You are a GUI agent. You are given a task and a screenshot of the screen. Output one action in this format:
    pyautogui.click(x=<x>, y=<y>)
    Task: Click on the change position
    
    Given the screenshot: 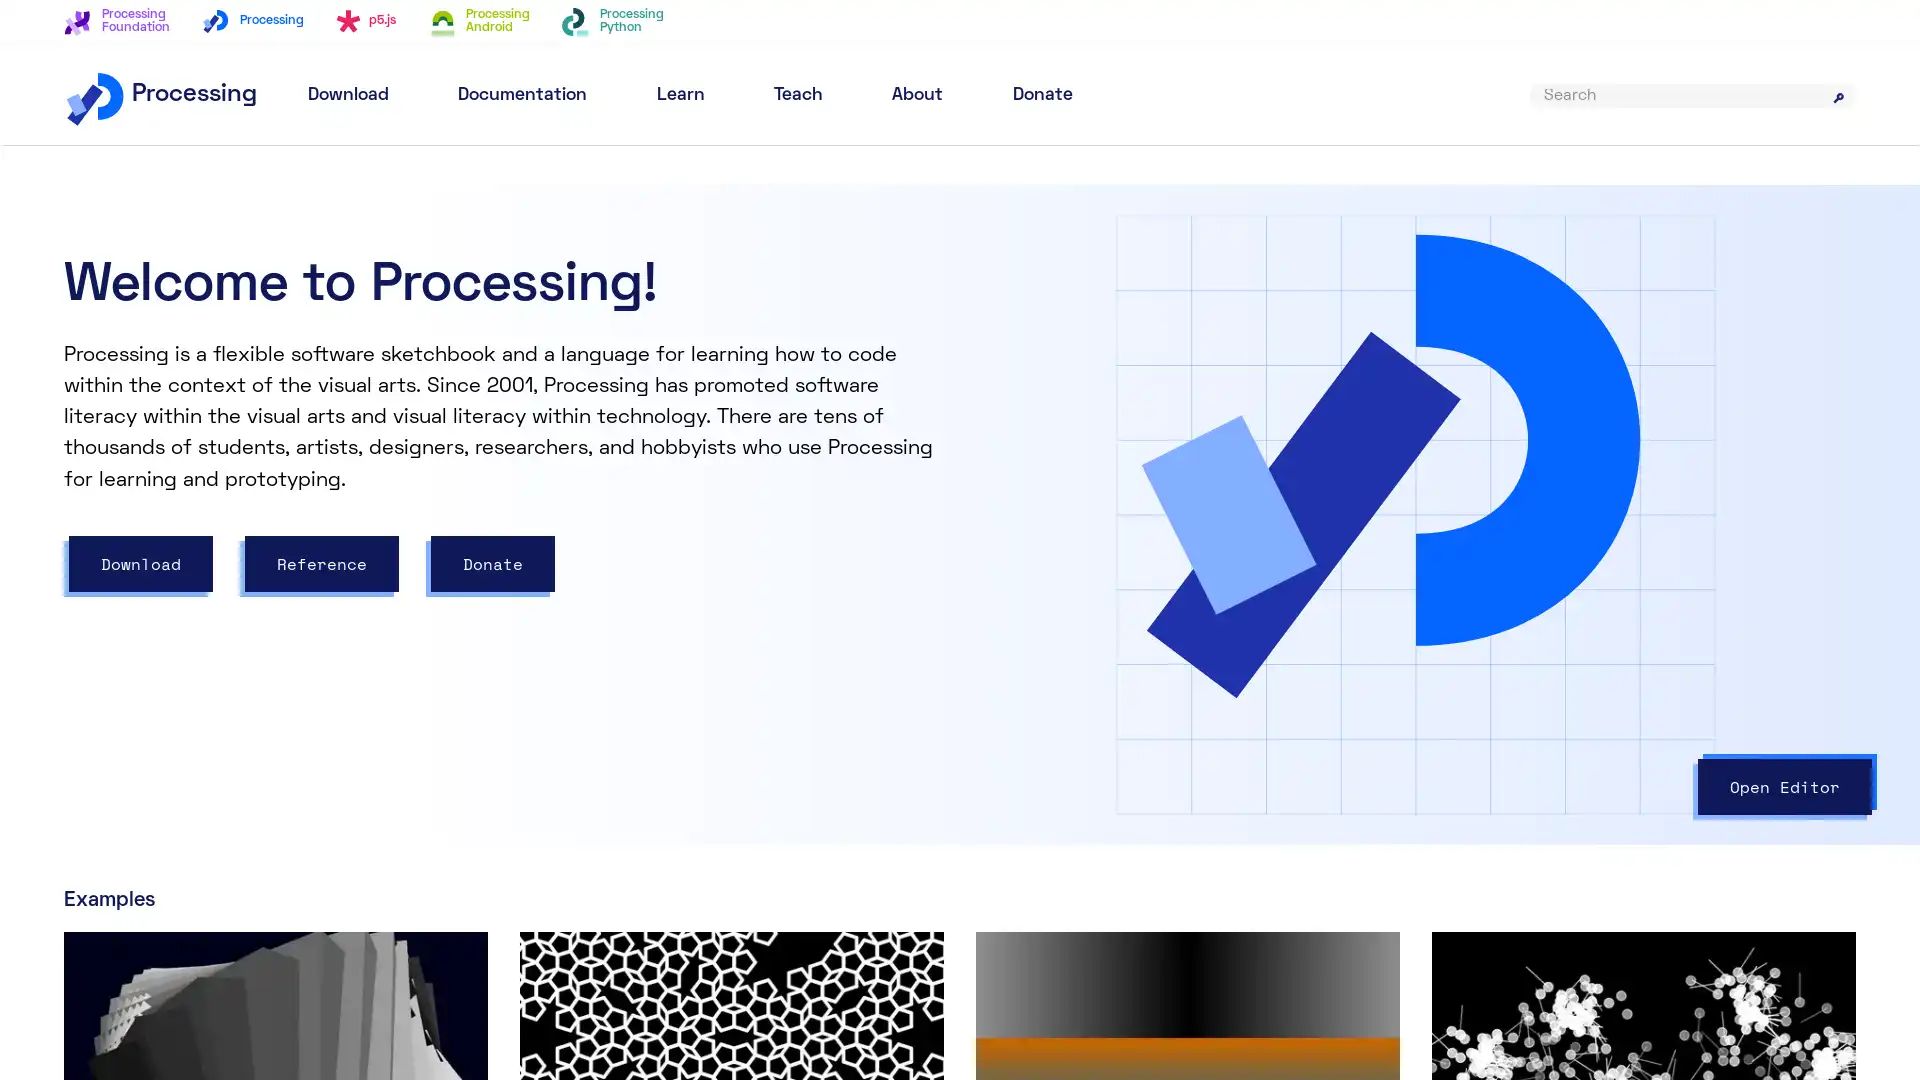 What is the action you would take?
    pyautogui.click(x=1273, y=548)
    